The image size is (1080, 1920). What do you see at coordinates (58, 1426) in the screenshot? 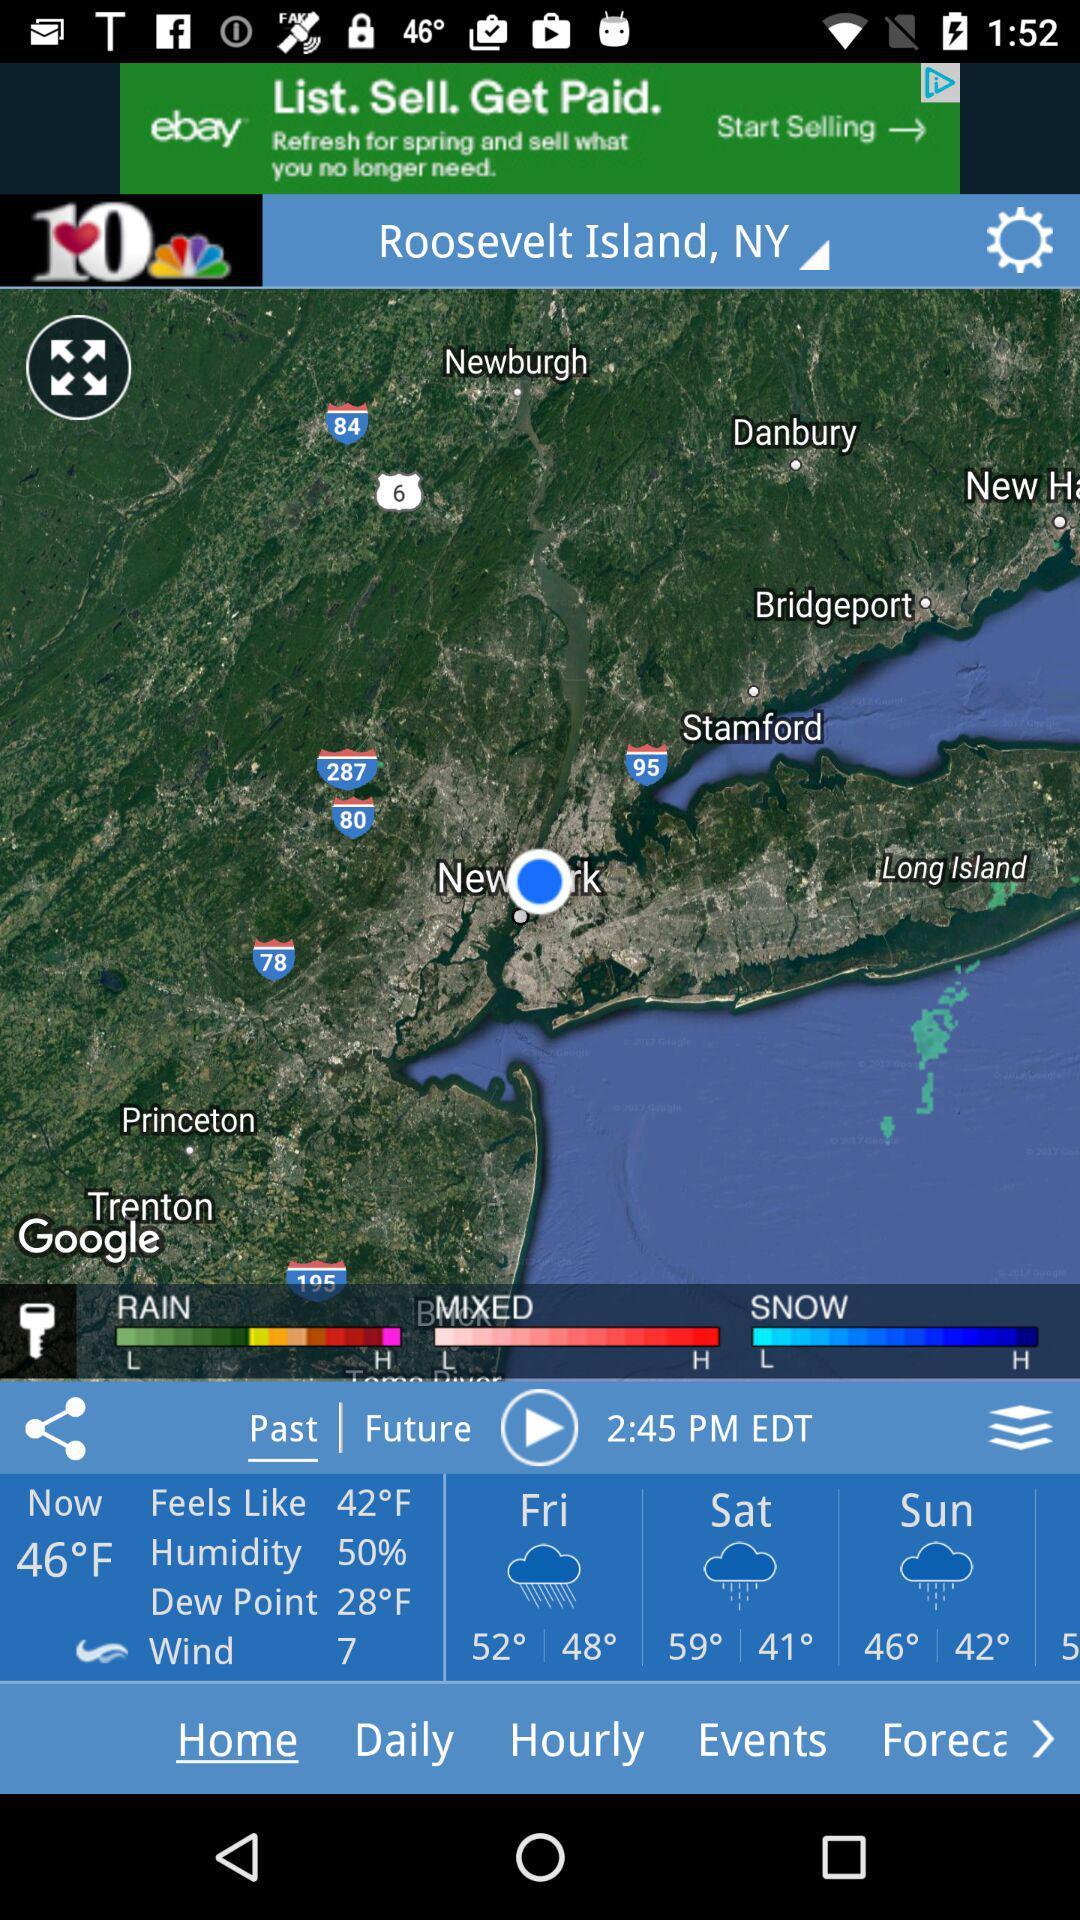
I see `the share icon` at bounding box center [58, 1426].